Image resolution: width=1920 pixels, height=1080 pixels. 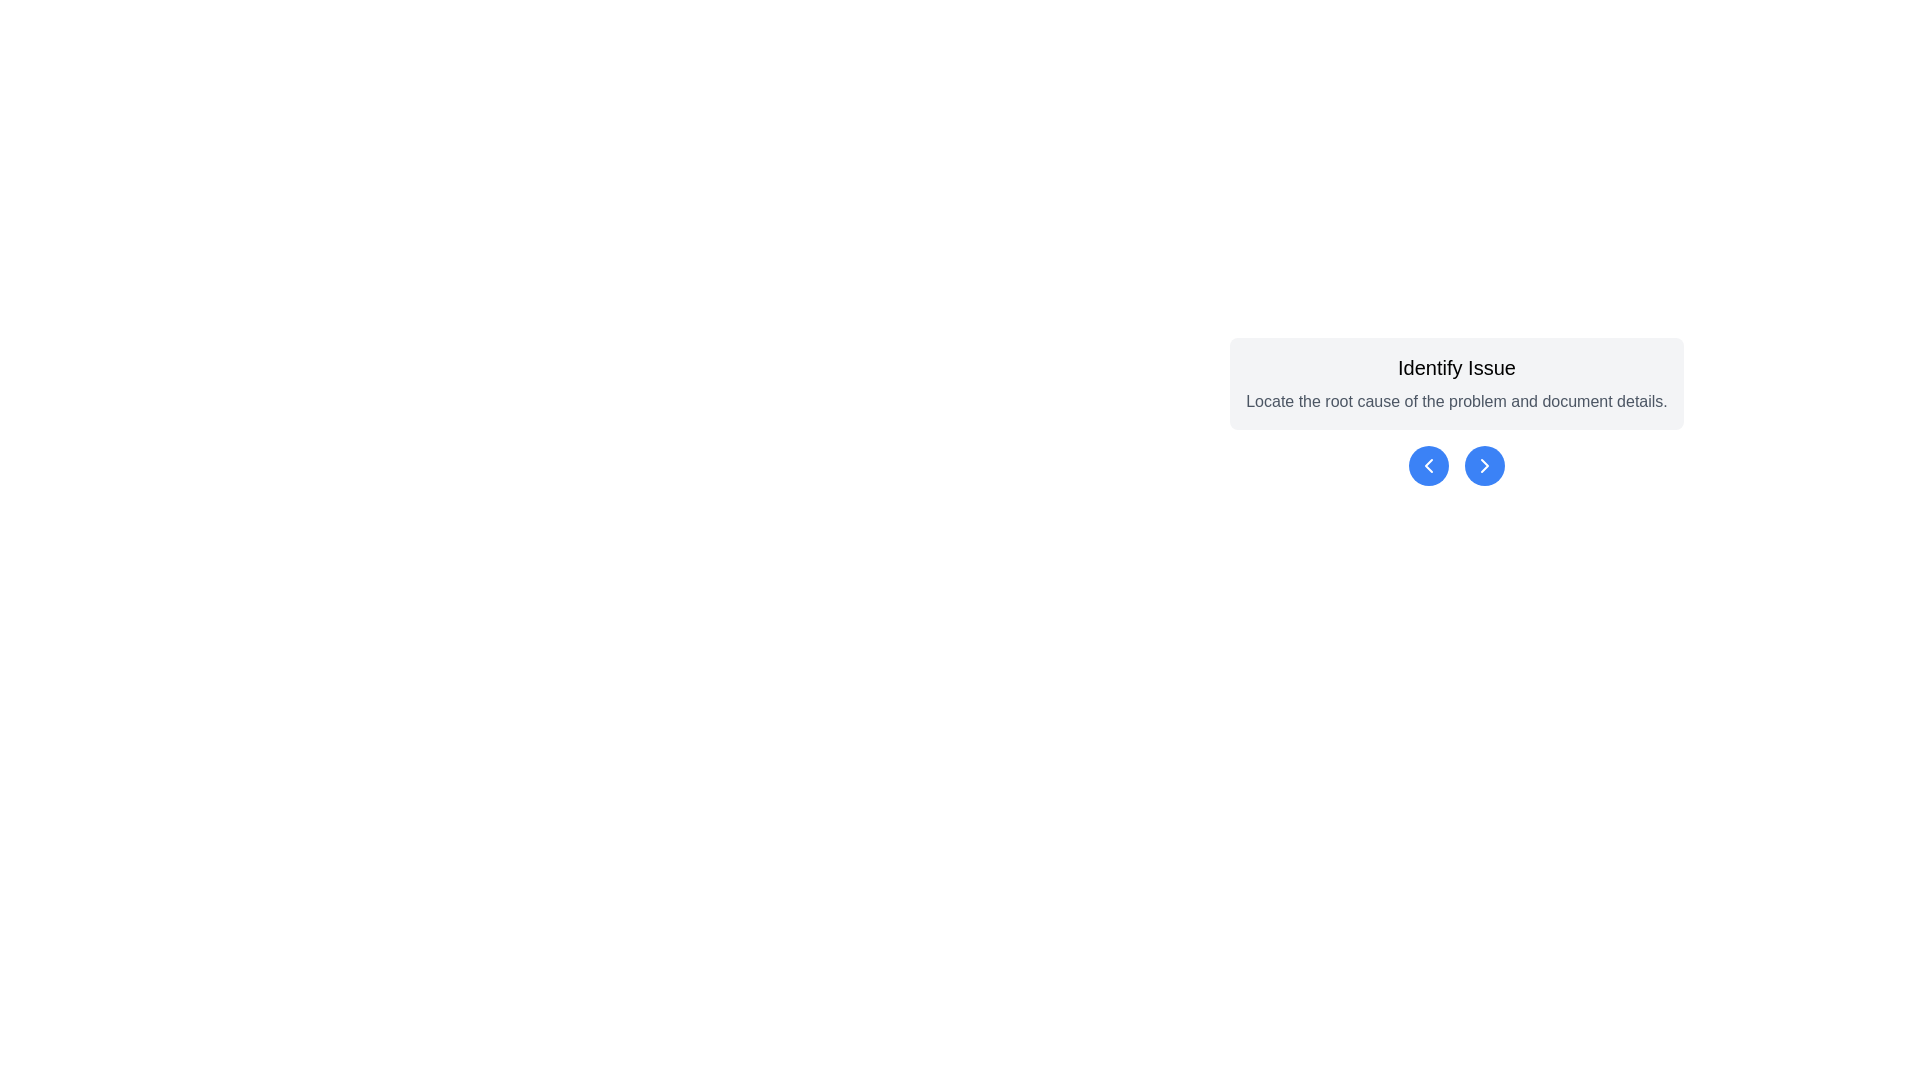 What do you see at coordinates (1456, 367) in the screenshot?
I see `the Text Label that serves as a header or title text, located at the top of a rounded rectangular card, summarizing the primary focus of the section` at bounding box center [1456, 367].